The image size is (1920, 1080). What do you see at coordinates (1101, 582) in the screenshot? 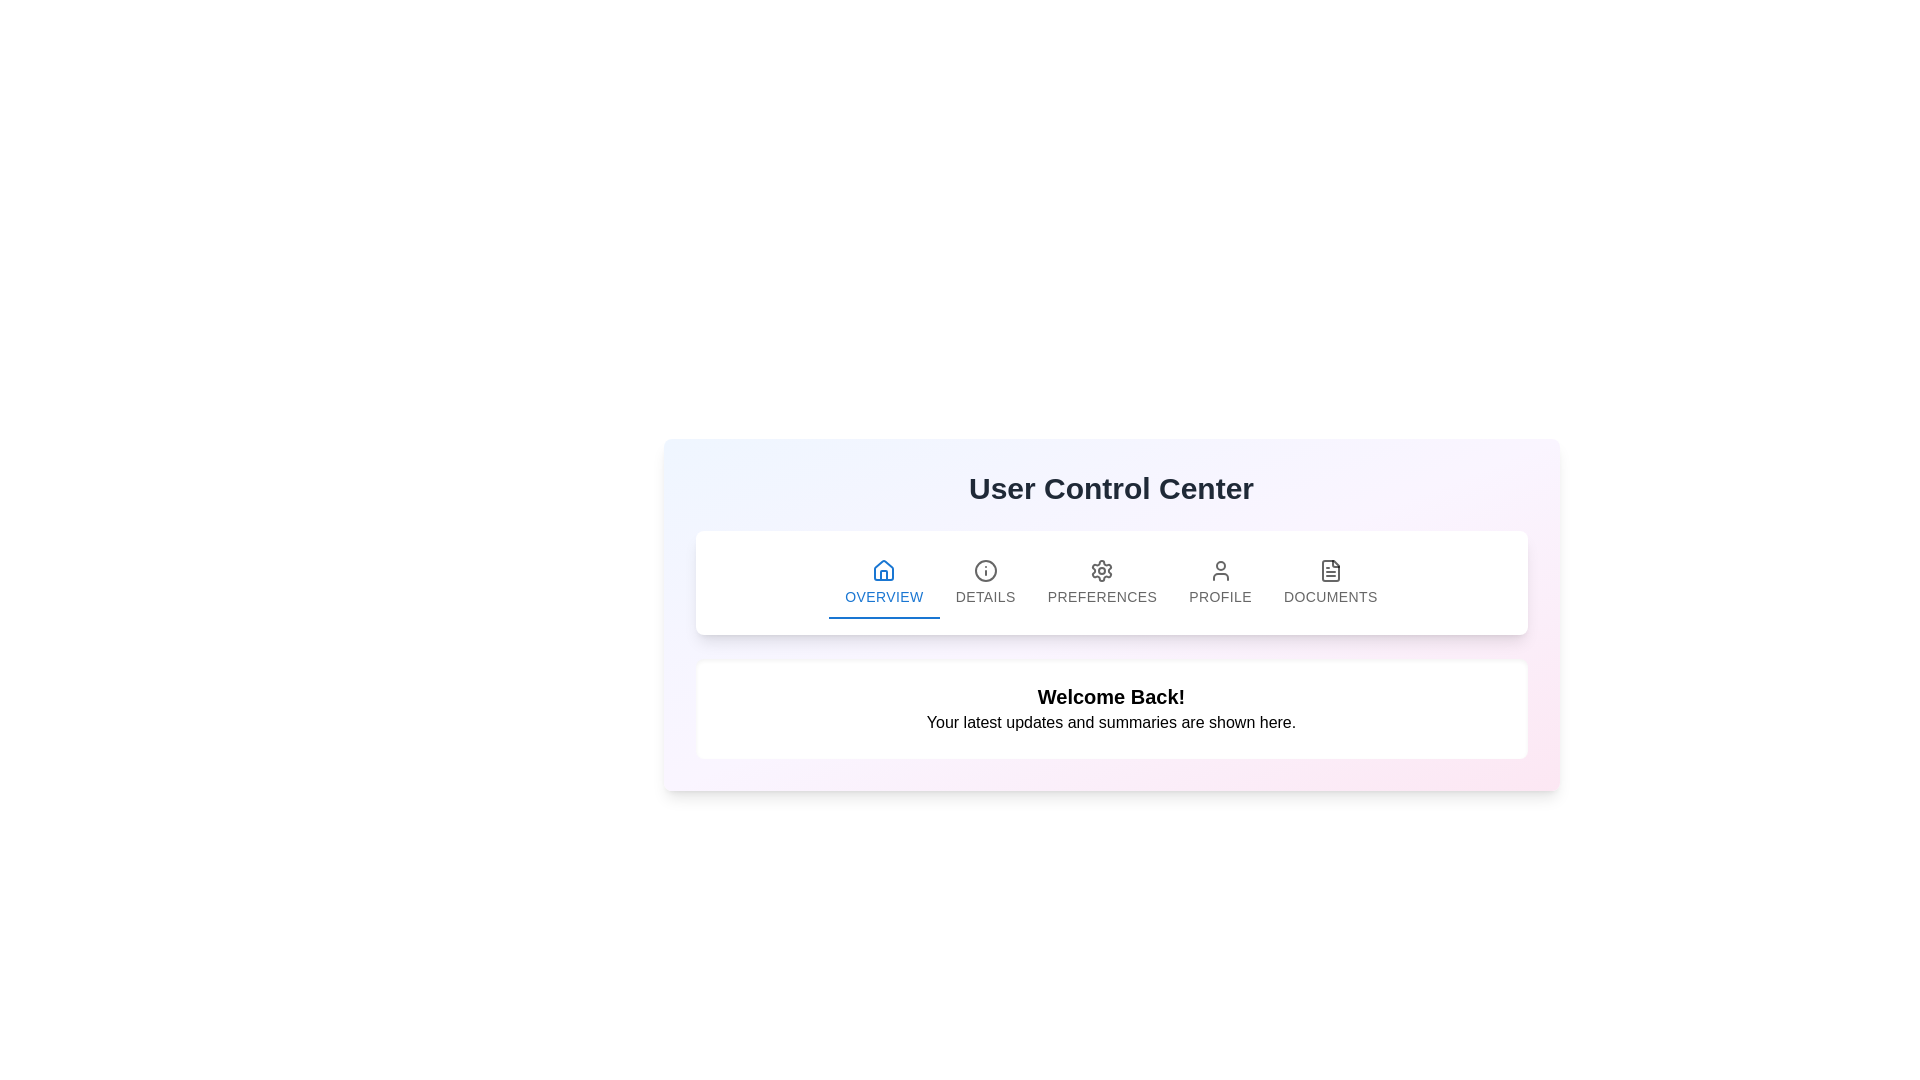
I see `the third tab button in the navigation bar labeled 'Preferences'` at bounding box center [1101, 582].